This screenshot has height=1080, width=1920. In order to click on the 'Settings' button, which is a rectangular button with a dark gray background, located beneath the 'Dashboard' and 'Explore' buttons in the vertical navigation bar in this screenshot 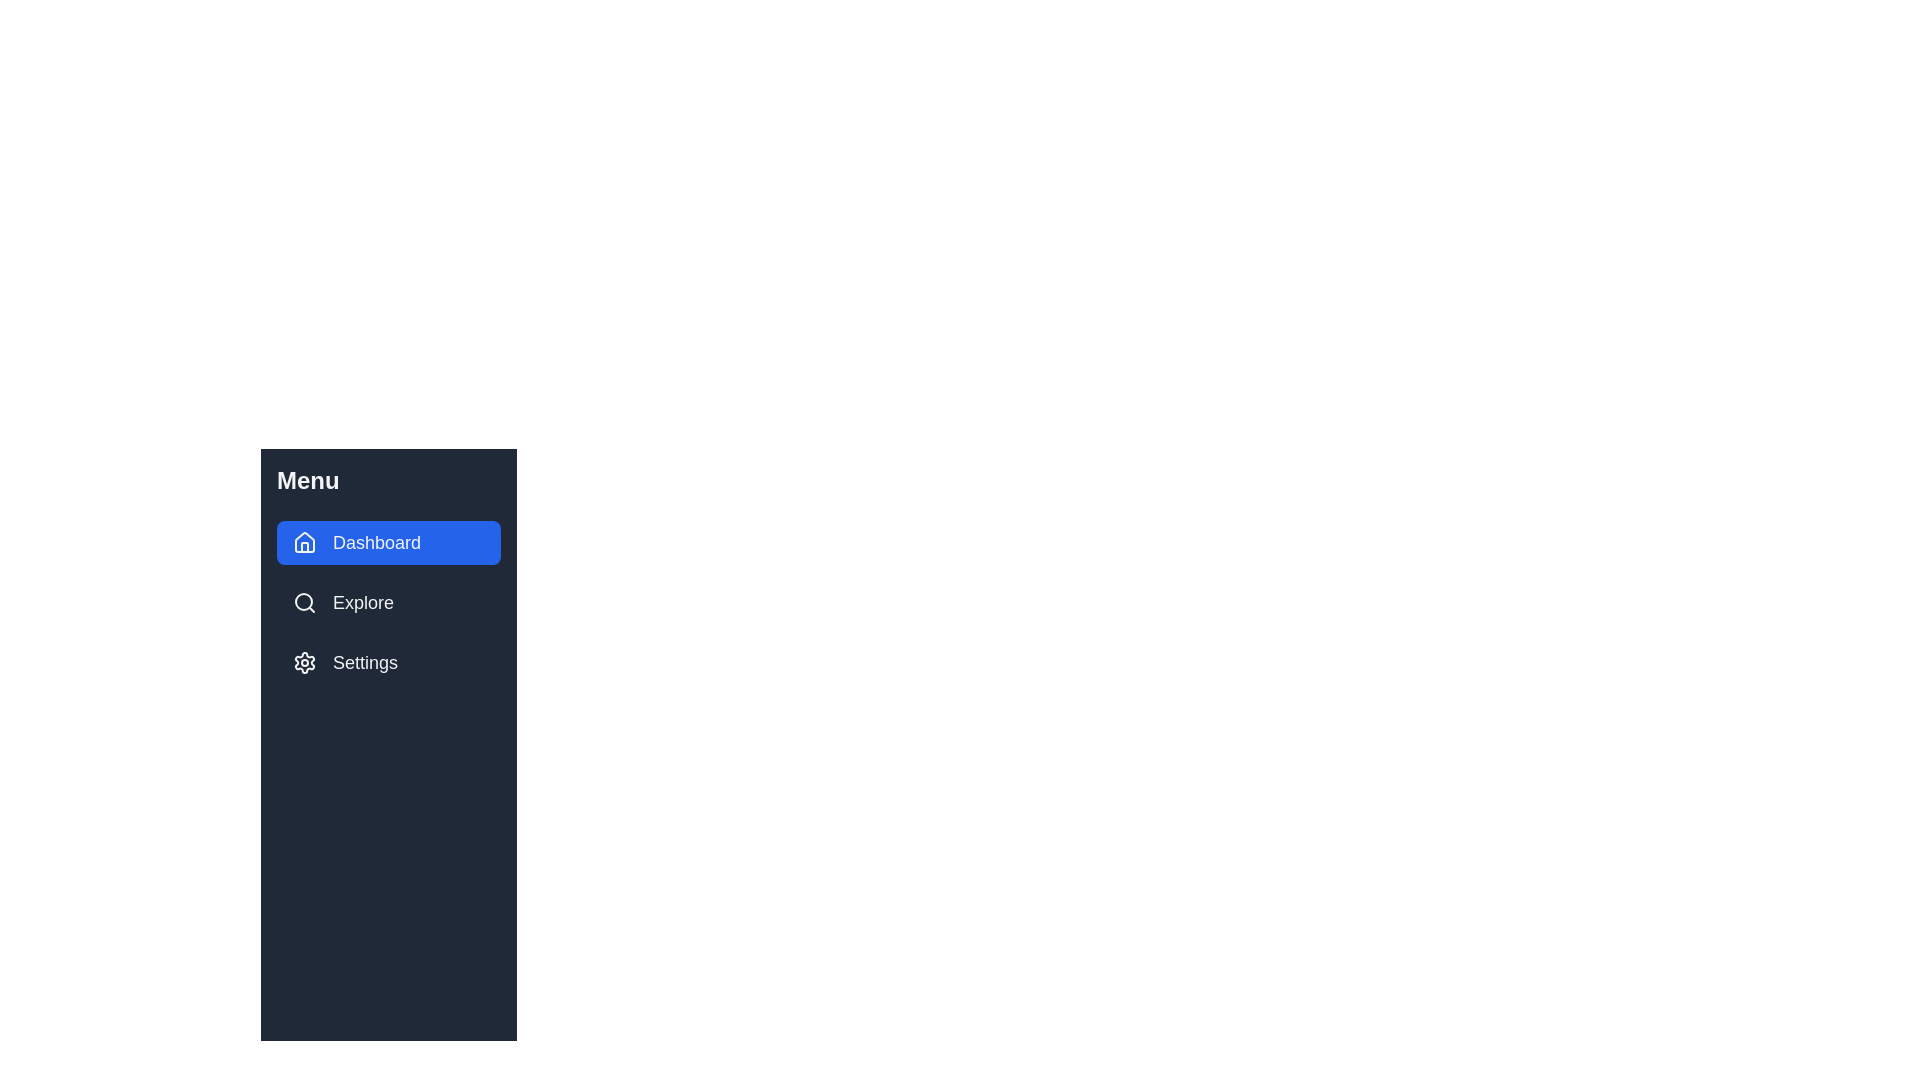, I will do `click(388, 663)`.